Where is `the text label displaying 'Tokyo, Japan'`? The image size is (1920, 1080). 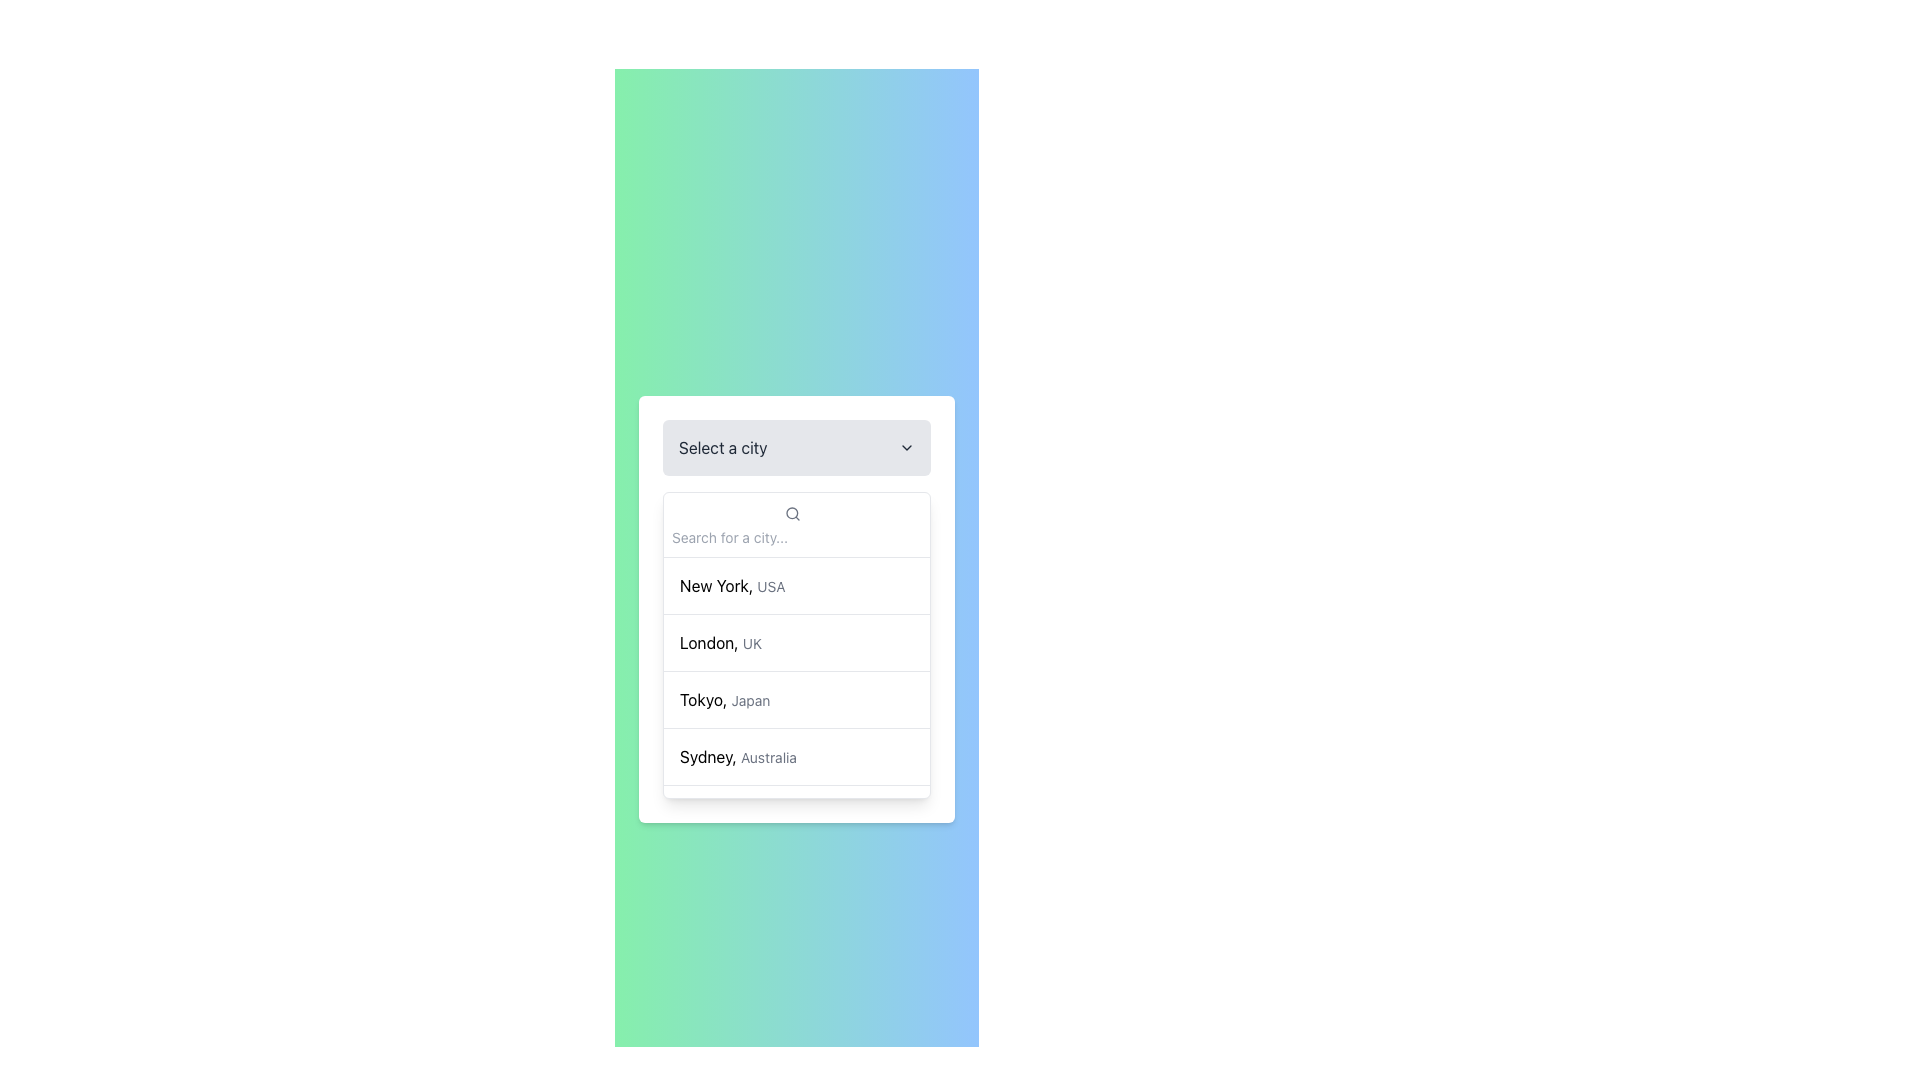 the text label displaying 'Tokyo, Japan' is located at coordinates (724, 698).